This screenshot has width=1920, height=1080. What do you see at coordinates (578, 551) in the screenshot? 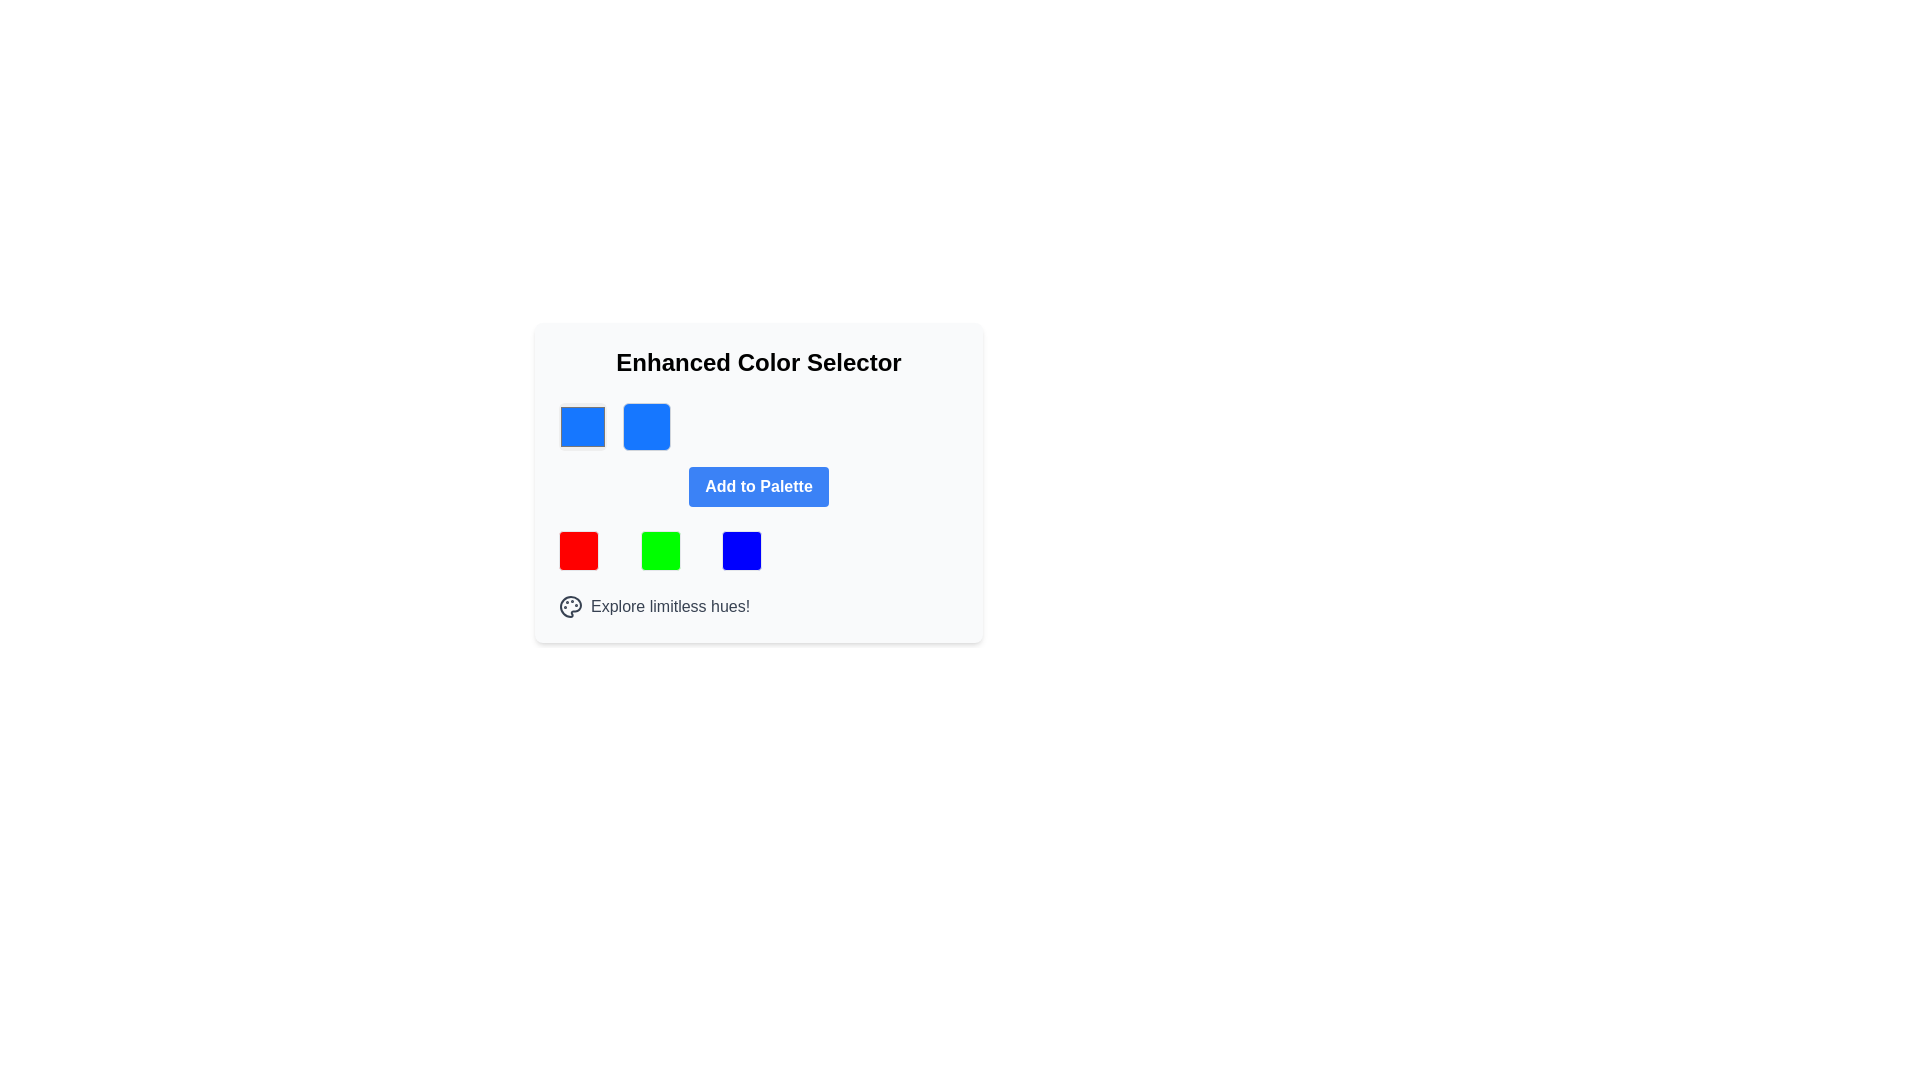
I see `the leftmost bright red color box in the color palette interface, located below the 'Add to Palette' button` at bounding box center [578, 551].